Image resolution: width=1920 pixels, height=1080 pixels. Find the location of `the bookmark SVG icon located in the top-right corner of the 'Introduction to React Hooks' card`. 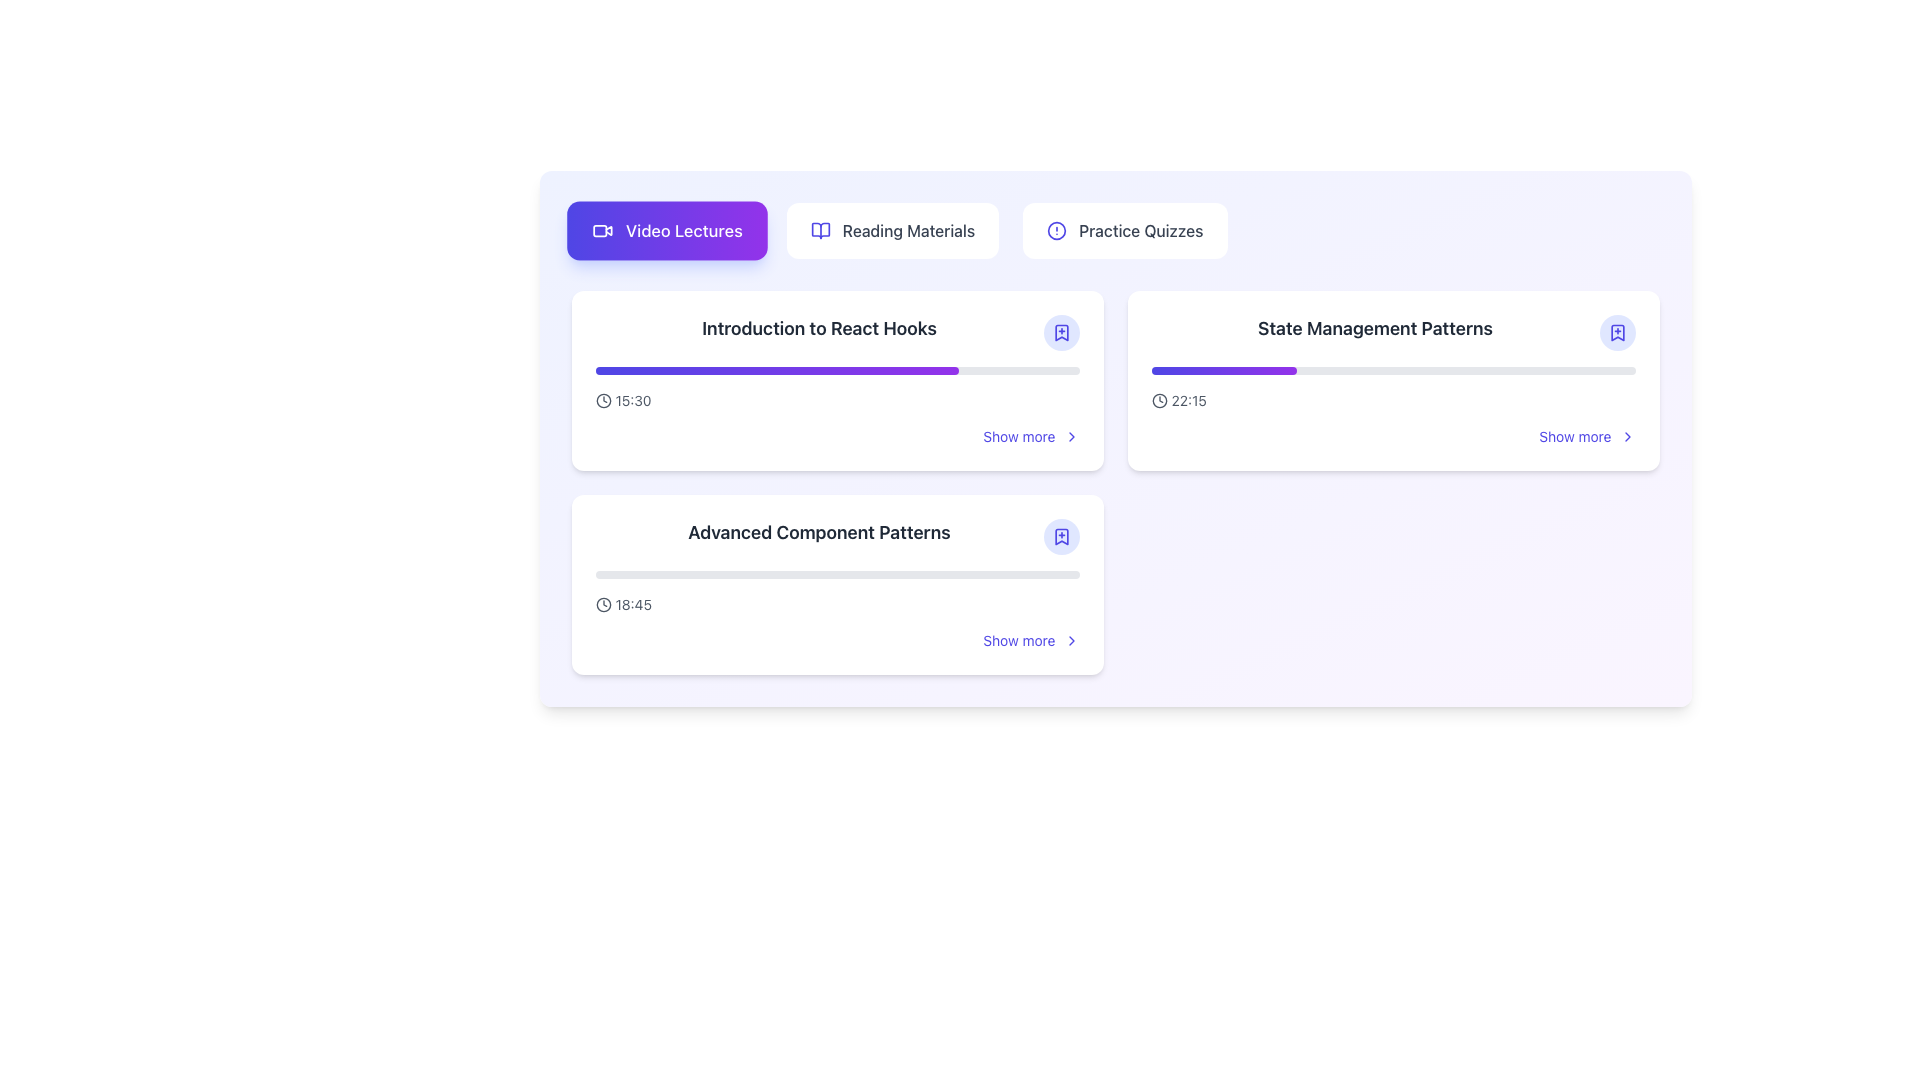

the bookmark SVG icon located in the top-right corner of the 'Introduction to React Hooks' card is located at coordinates (1060, 331).